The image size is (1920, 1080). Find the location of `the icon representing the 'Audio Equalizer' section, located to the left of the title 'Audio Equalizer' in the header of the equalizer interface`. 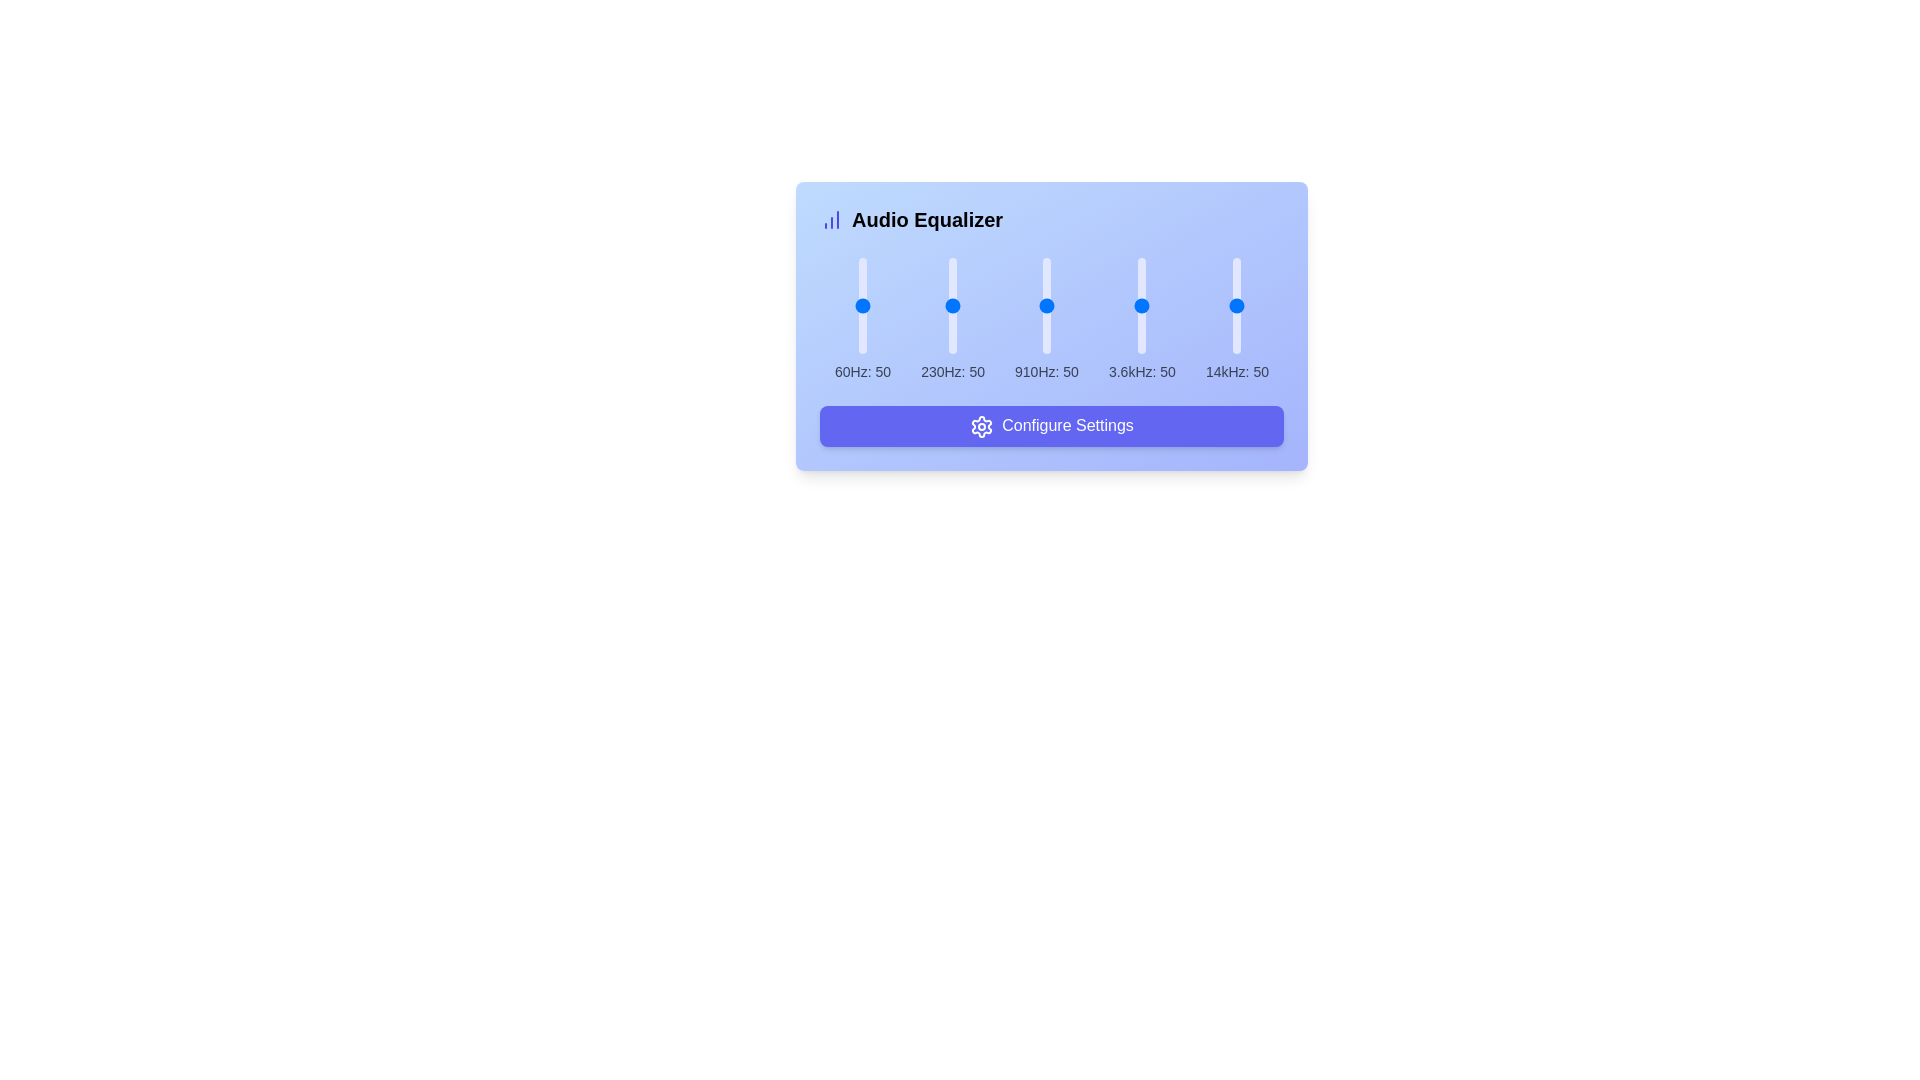

the icon representing the 'Audio Equalizer' section, located to the left of the title 'Audio Equalizer' in the header of the equalizer interface is located at coordinates (831, 219).